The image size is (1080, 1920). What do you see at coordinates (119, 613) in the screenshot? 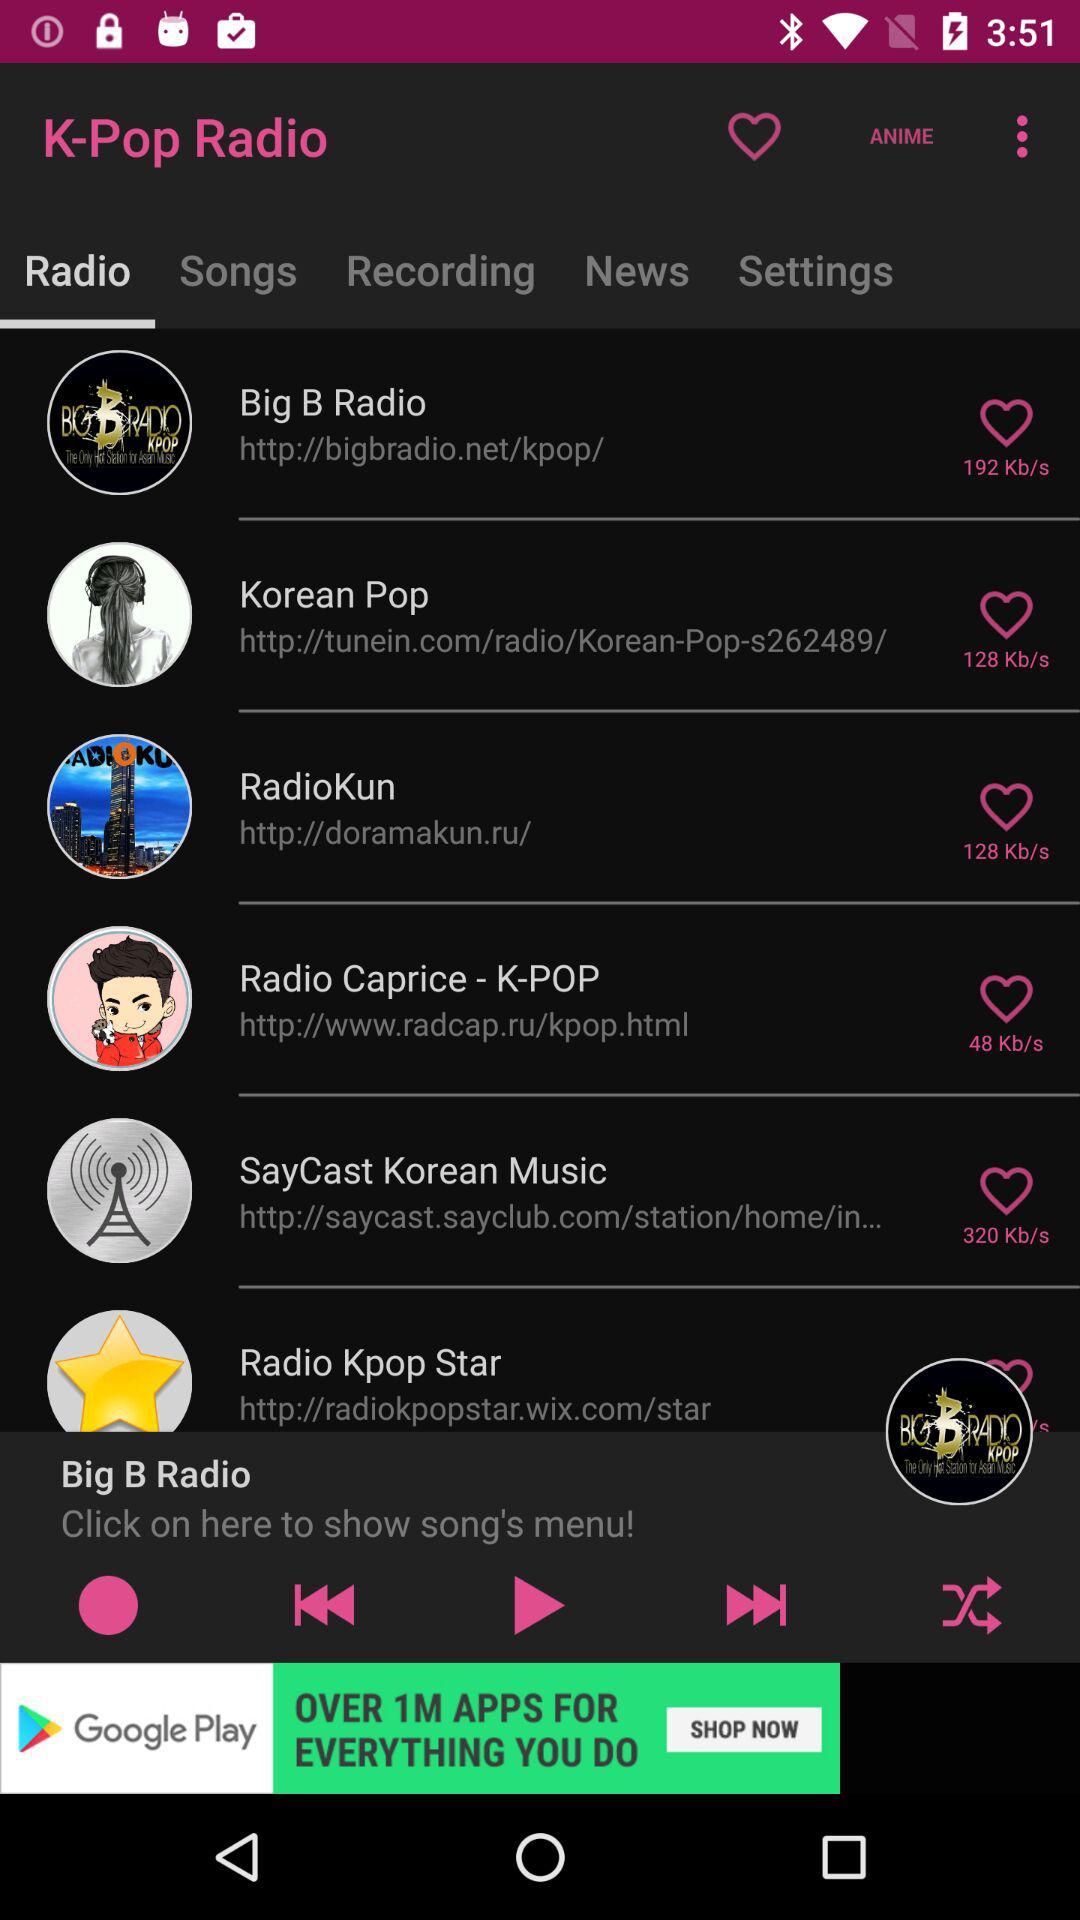
I see `korean pop image` at bounding box center [119, 613].